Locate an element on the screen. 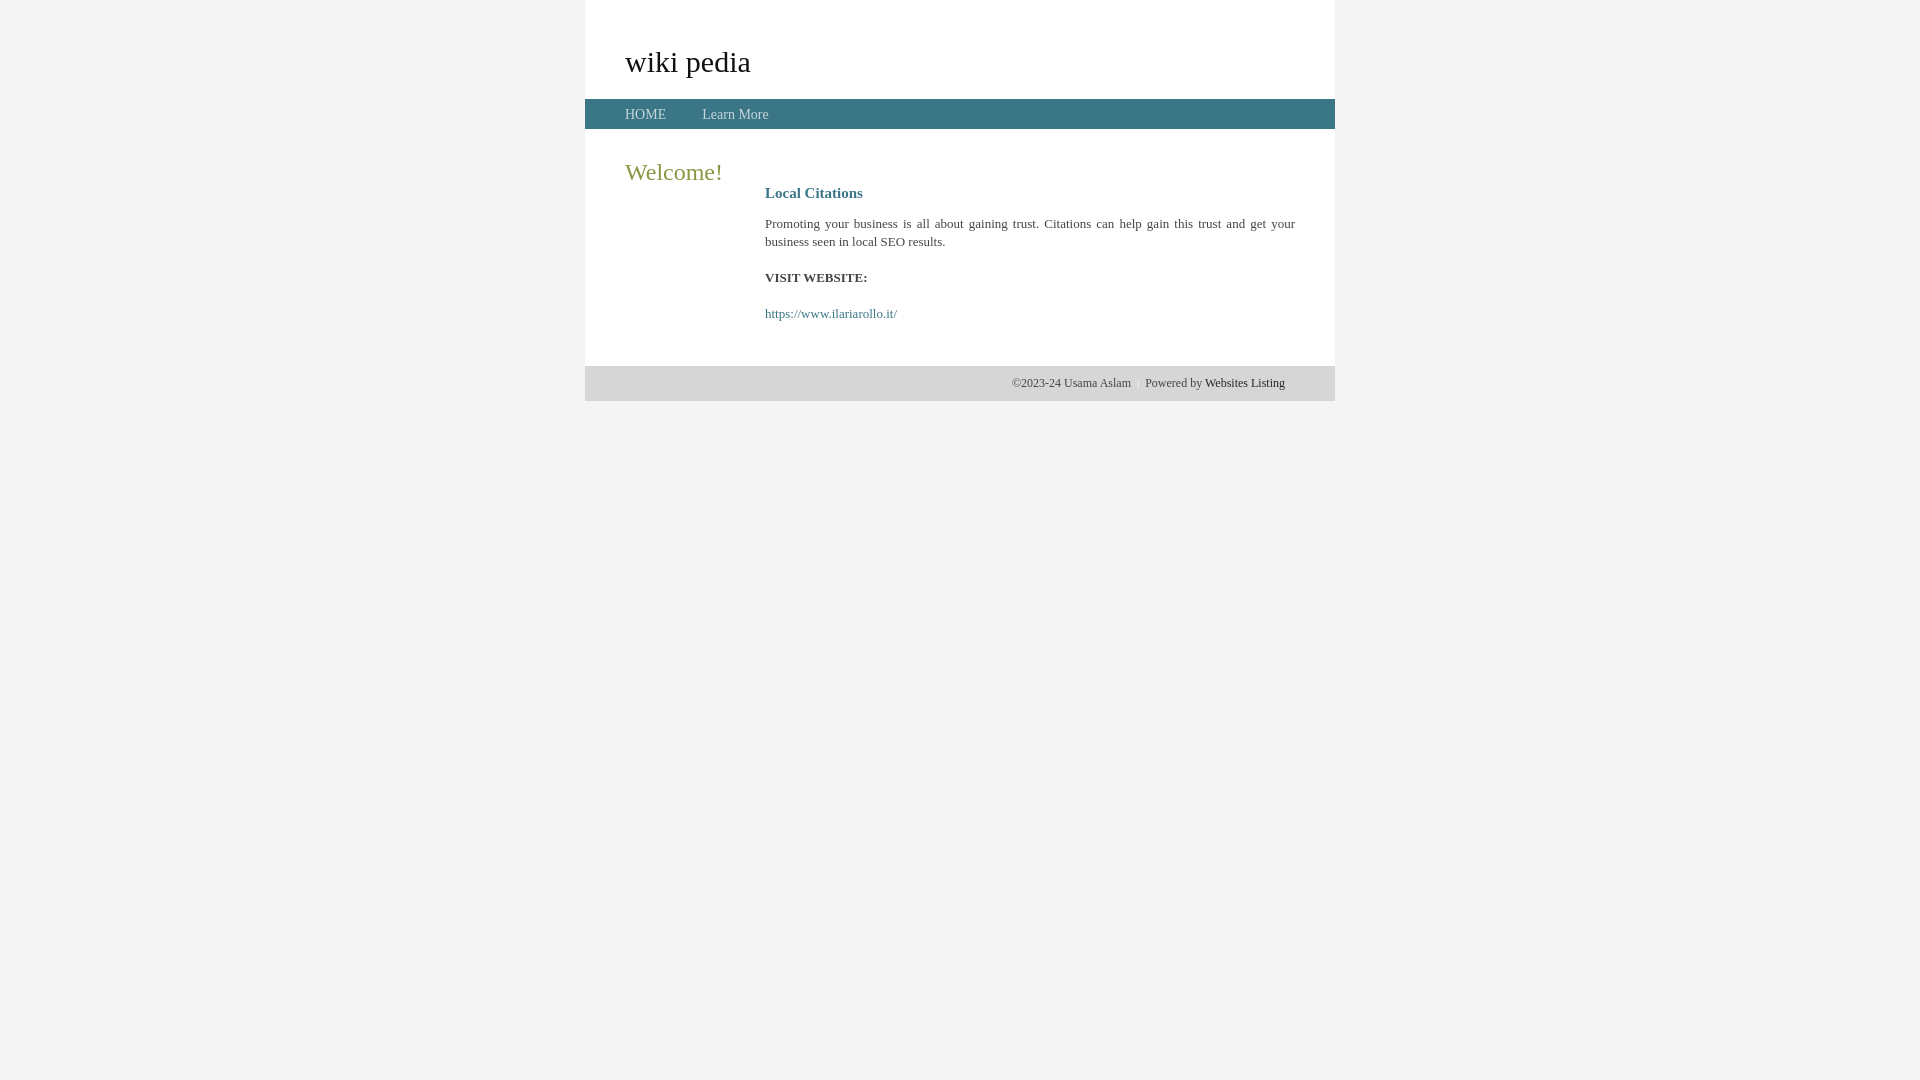 Image resolution: width=1920 pixels, height=1080 pixels. 'Websites Listing' is located at coordinates (1203, 382).